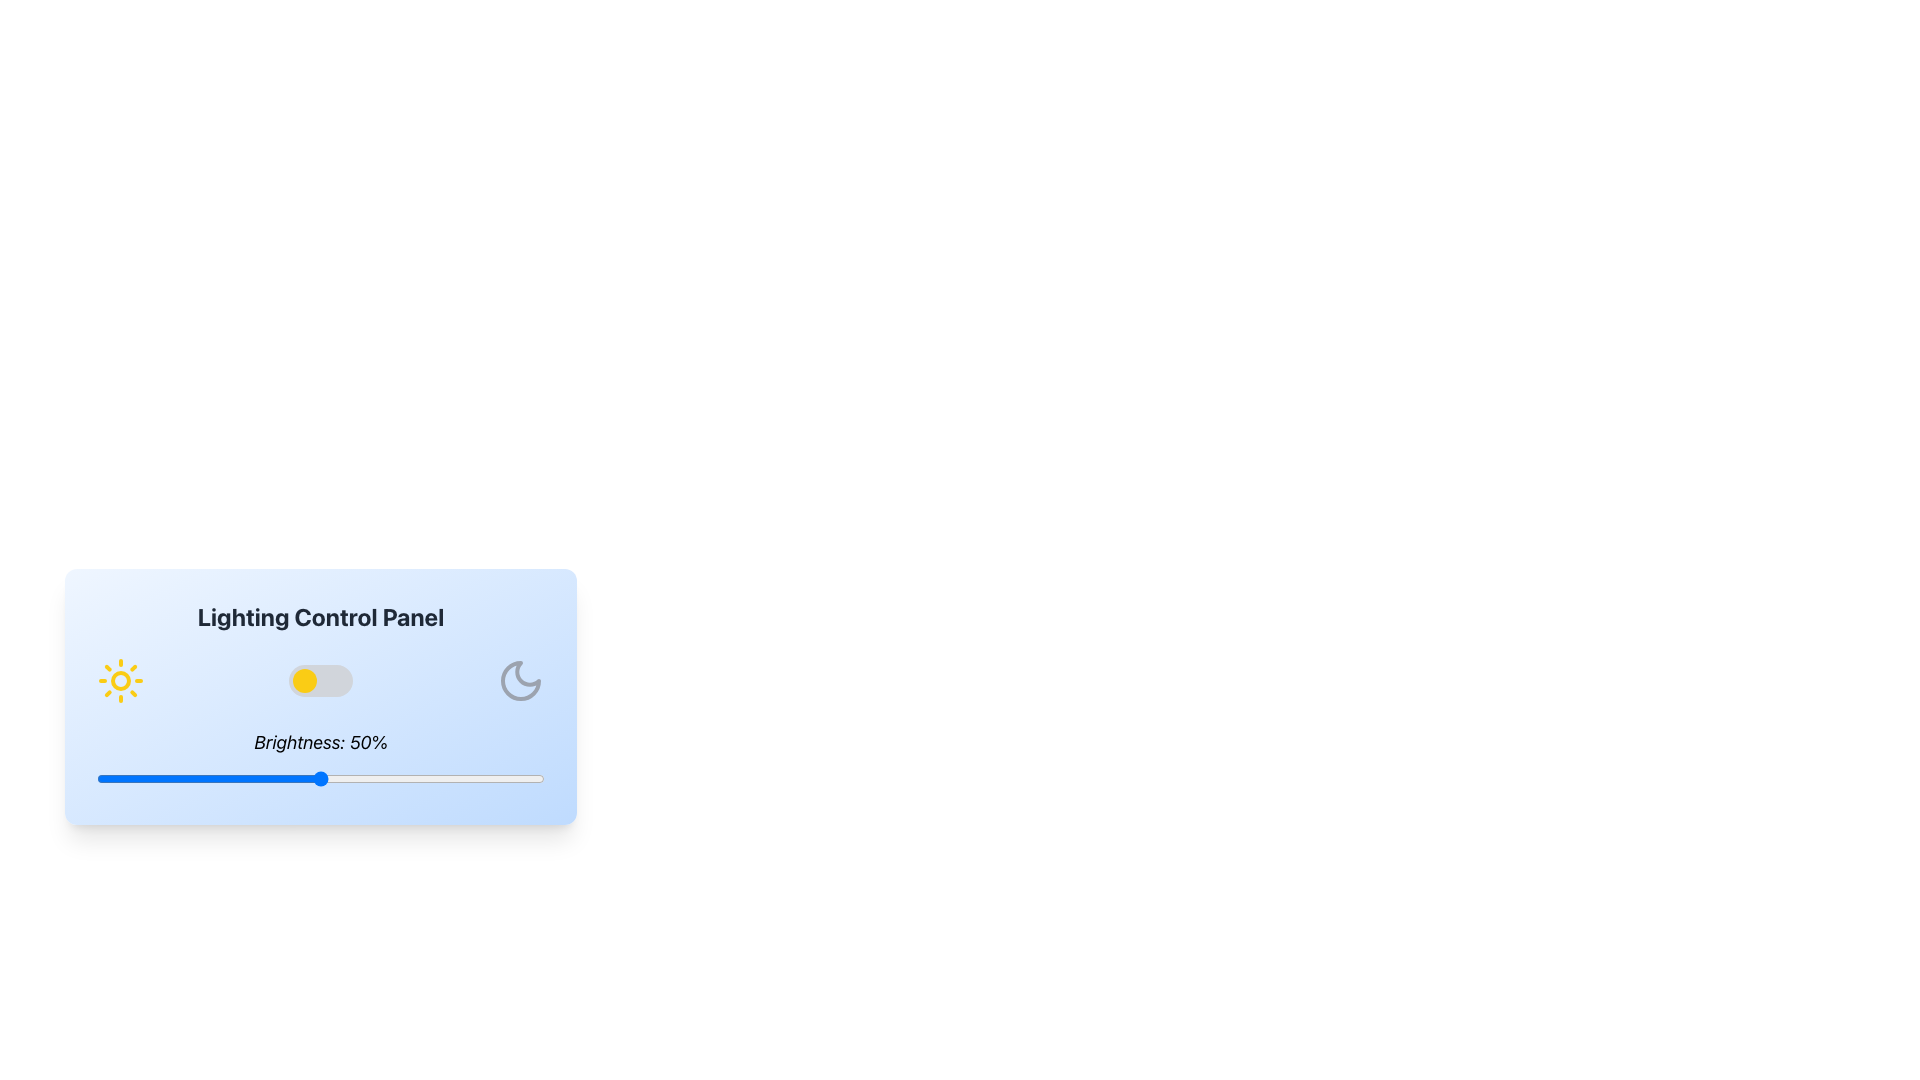 Image resolution: width=1920 pixels, height=1080 pixels. What do you see at coordinates (191, 778) in the screenshot?
I see `the brightness` at bounding box center [191, 778].